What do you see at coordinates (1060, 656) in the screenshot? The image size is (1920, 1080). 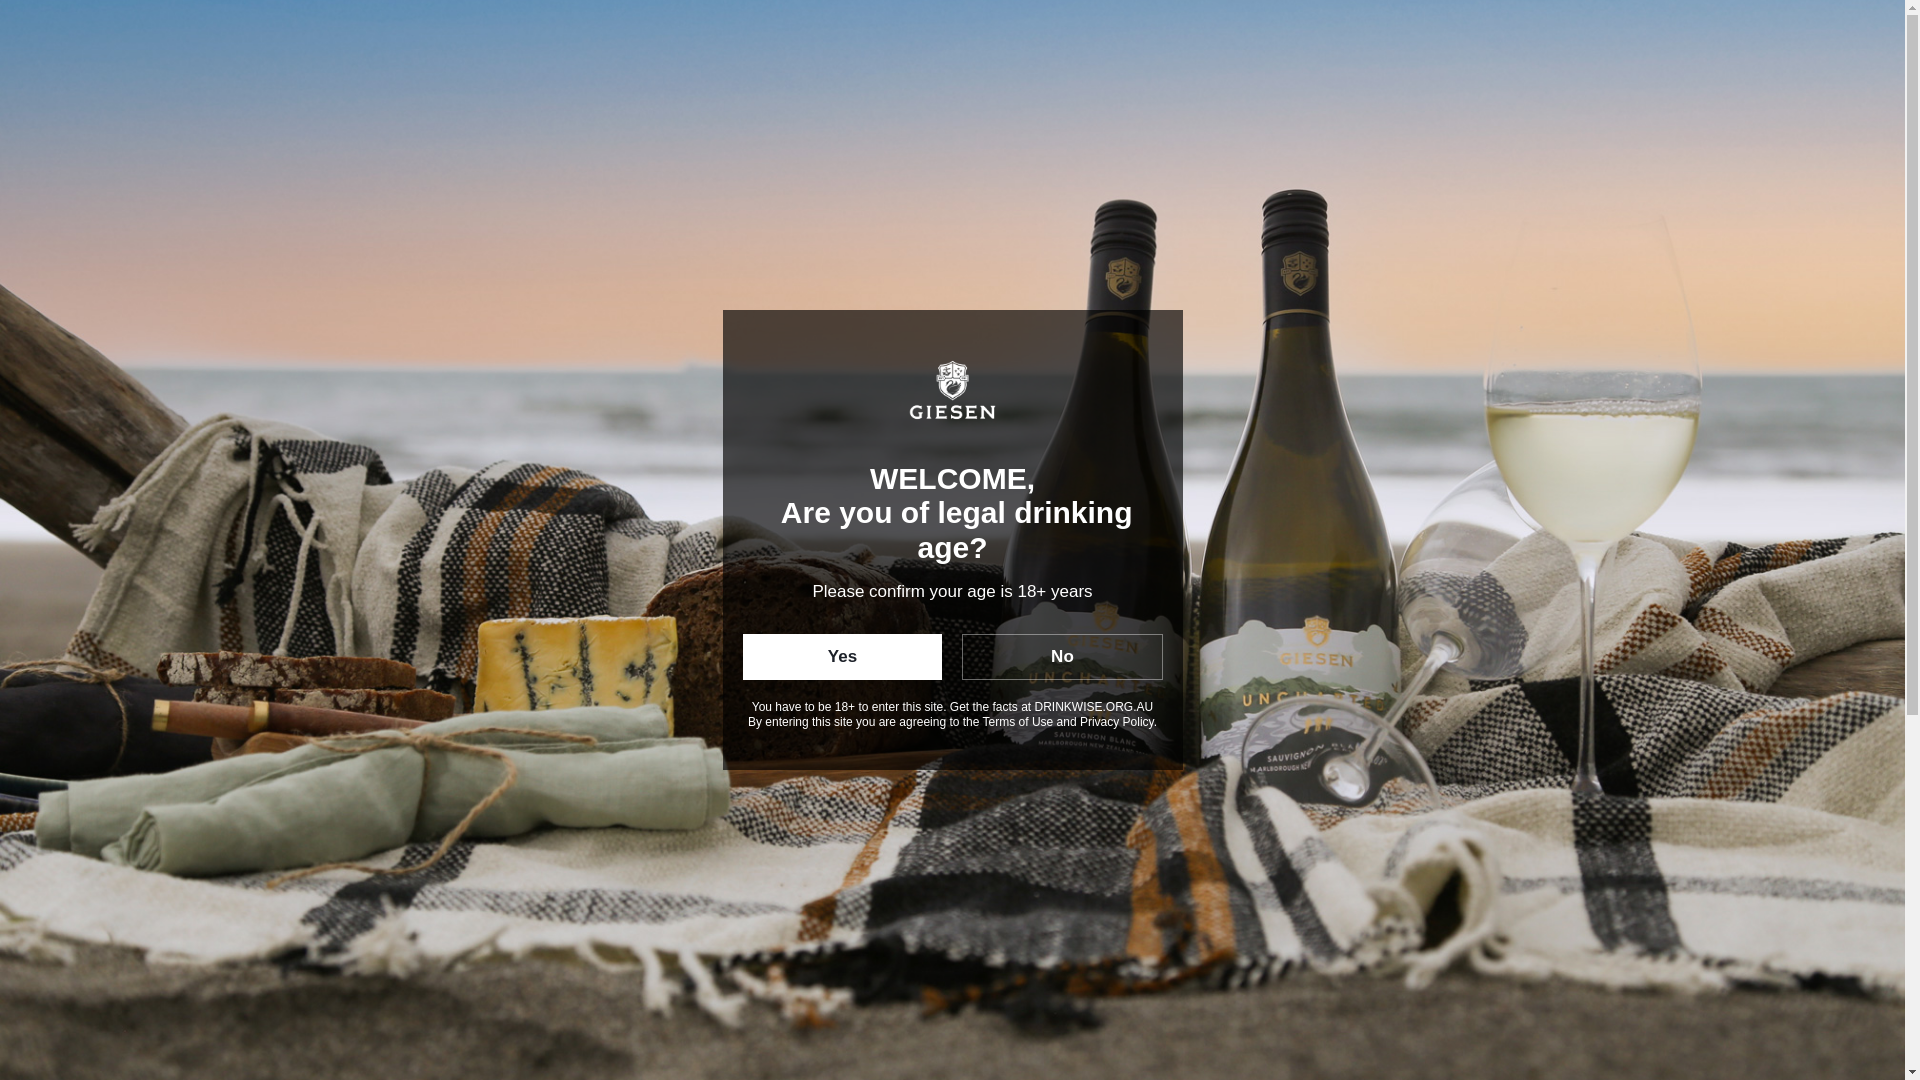 I see `'No'` at bounding box center [1060, 656].